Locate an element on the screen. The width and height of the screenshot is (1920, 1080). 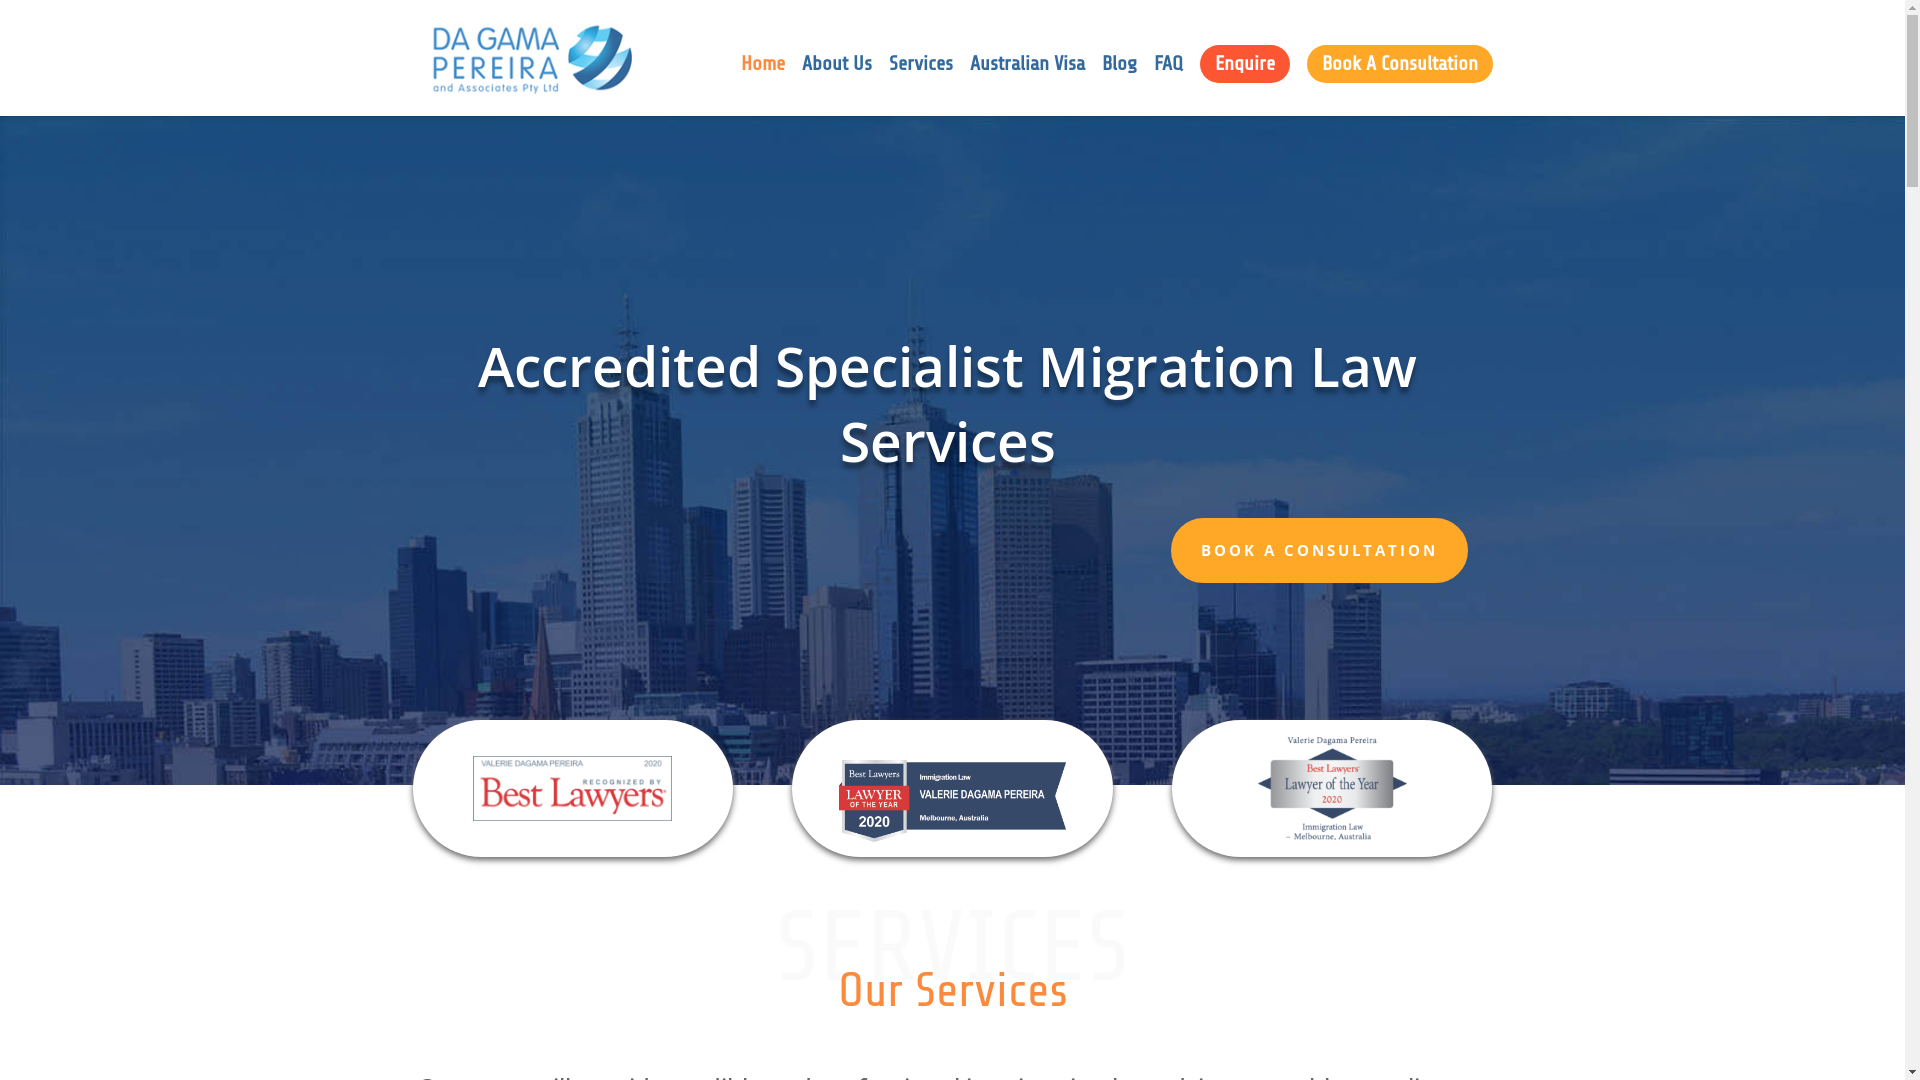
'Book A Consultation' is located at coordinates (1397, 63).